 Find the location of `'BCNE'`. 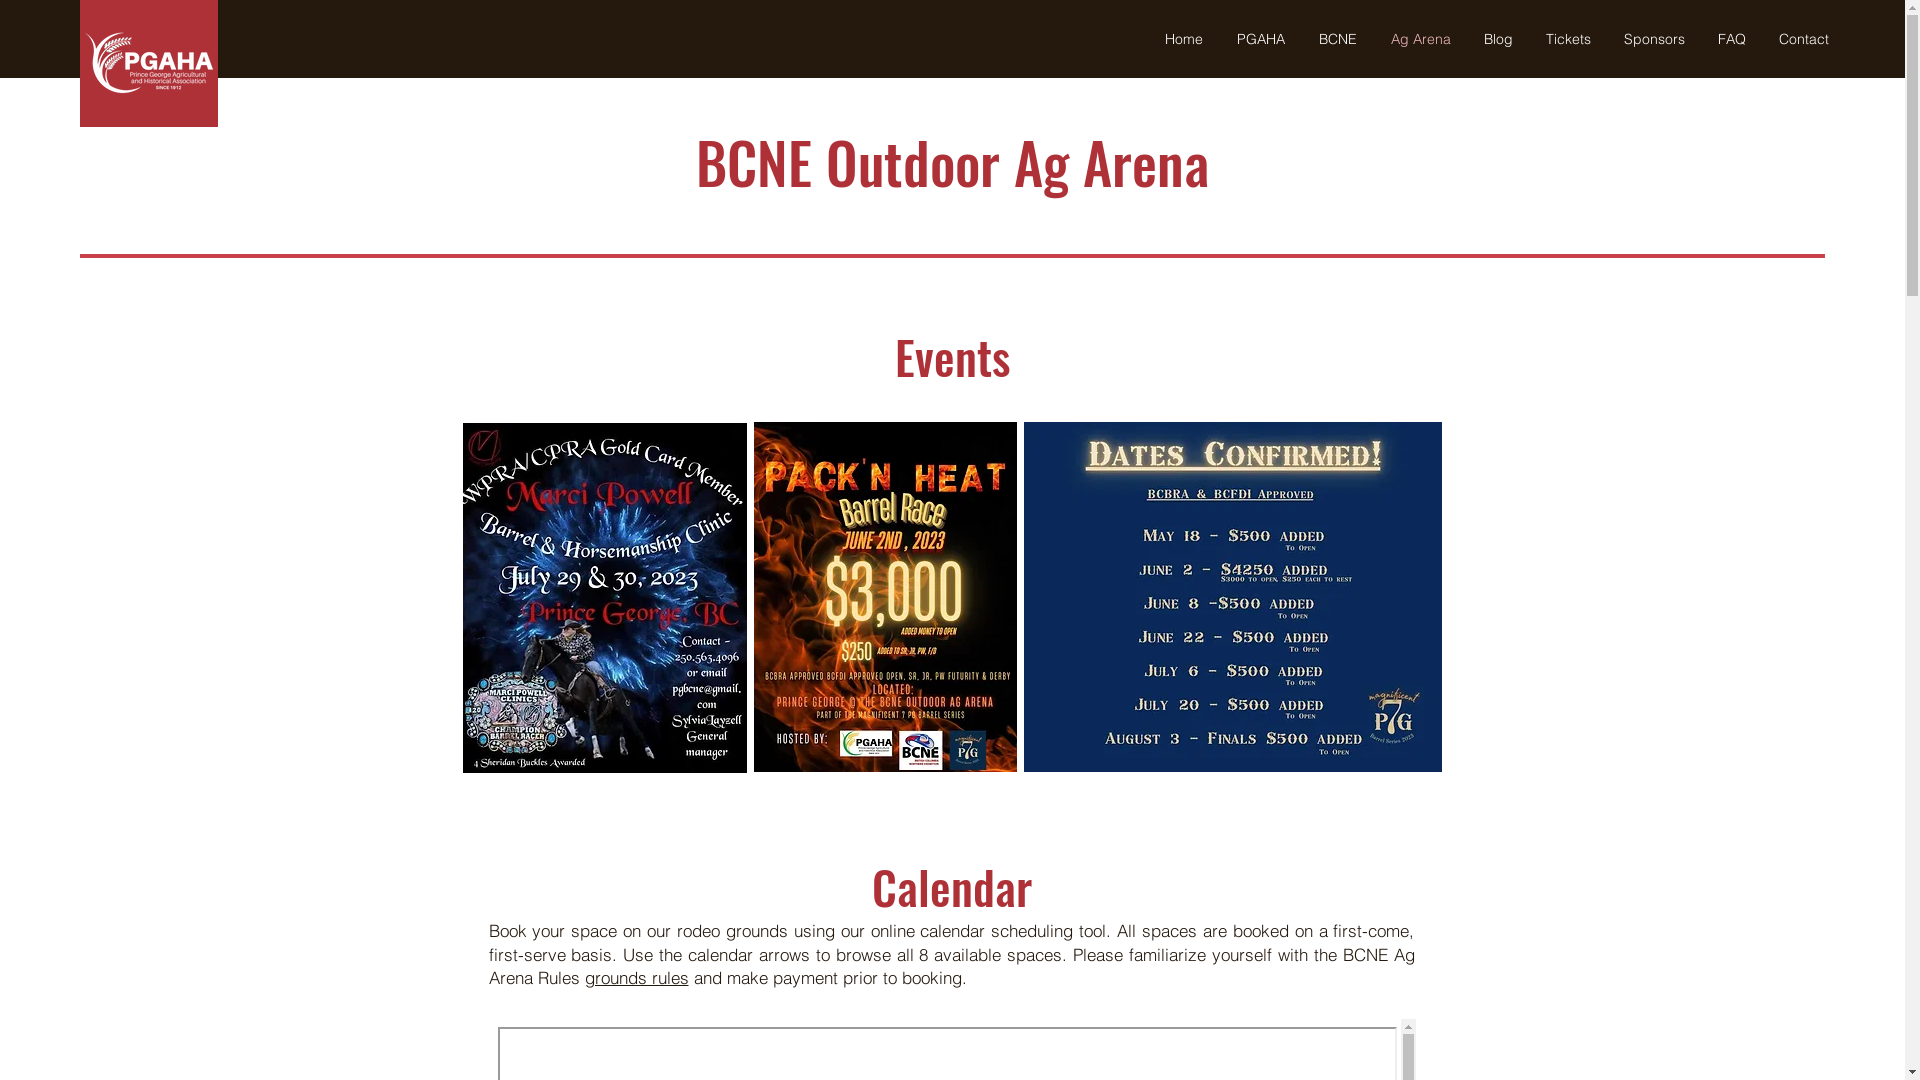

'BCNE' is located at coordinates (1338, 38).